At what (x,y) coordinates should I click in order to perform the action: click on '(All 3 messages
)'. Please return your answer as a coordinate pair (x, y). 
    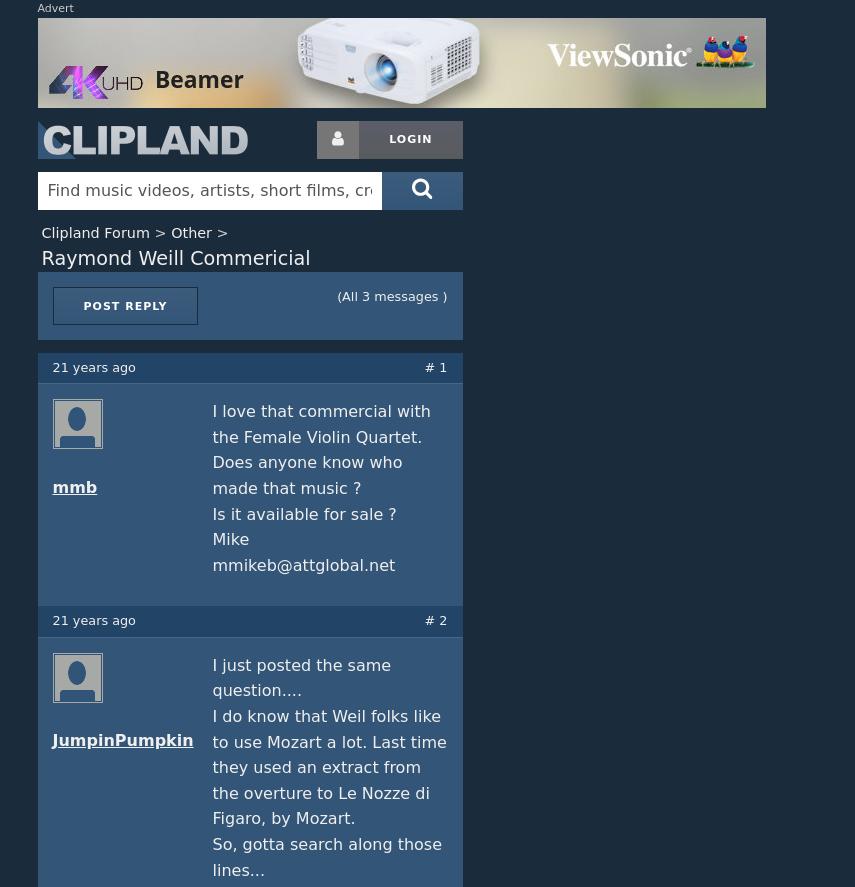
    Looking at the image, I should click on (337, 294).